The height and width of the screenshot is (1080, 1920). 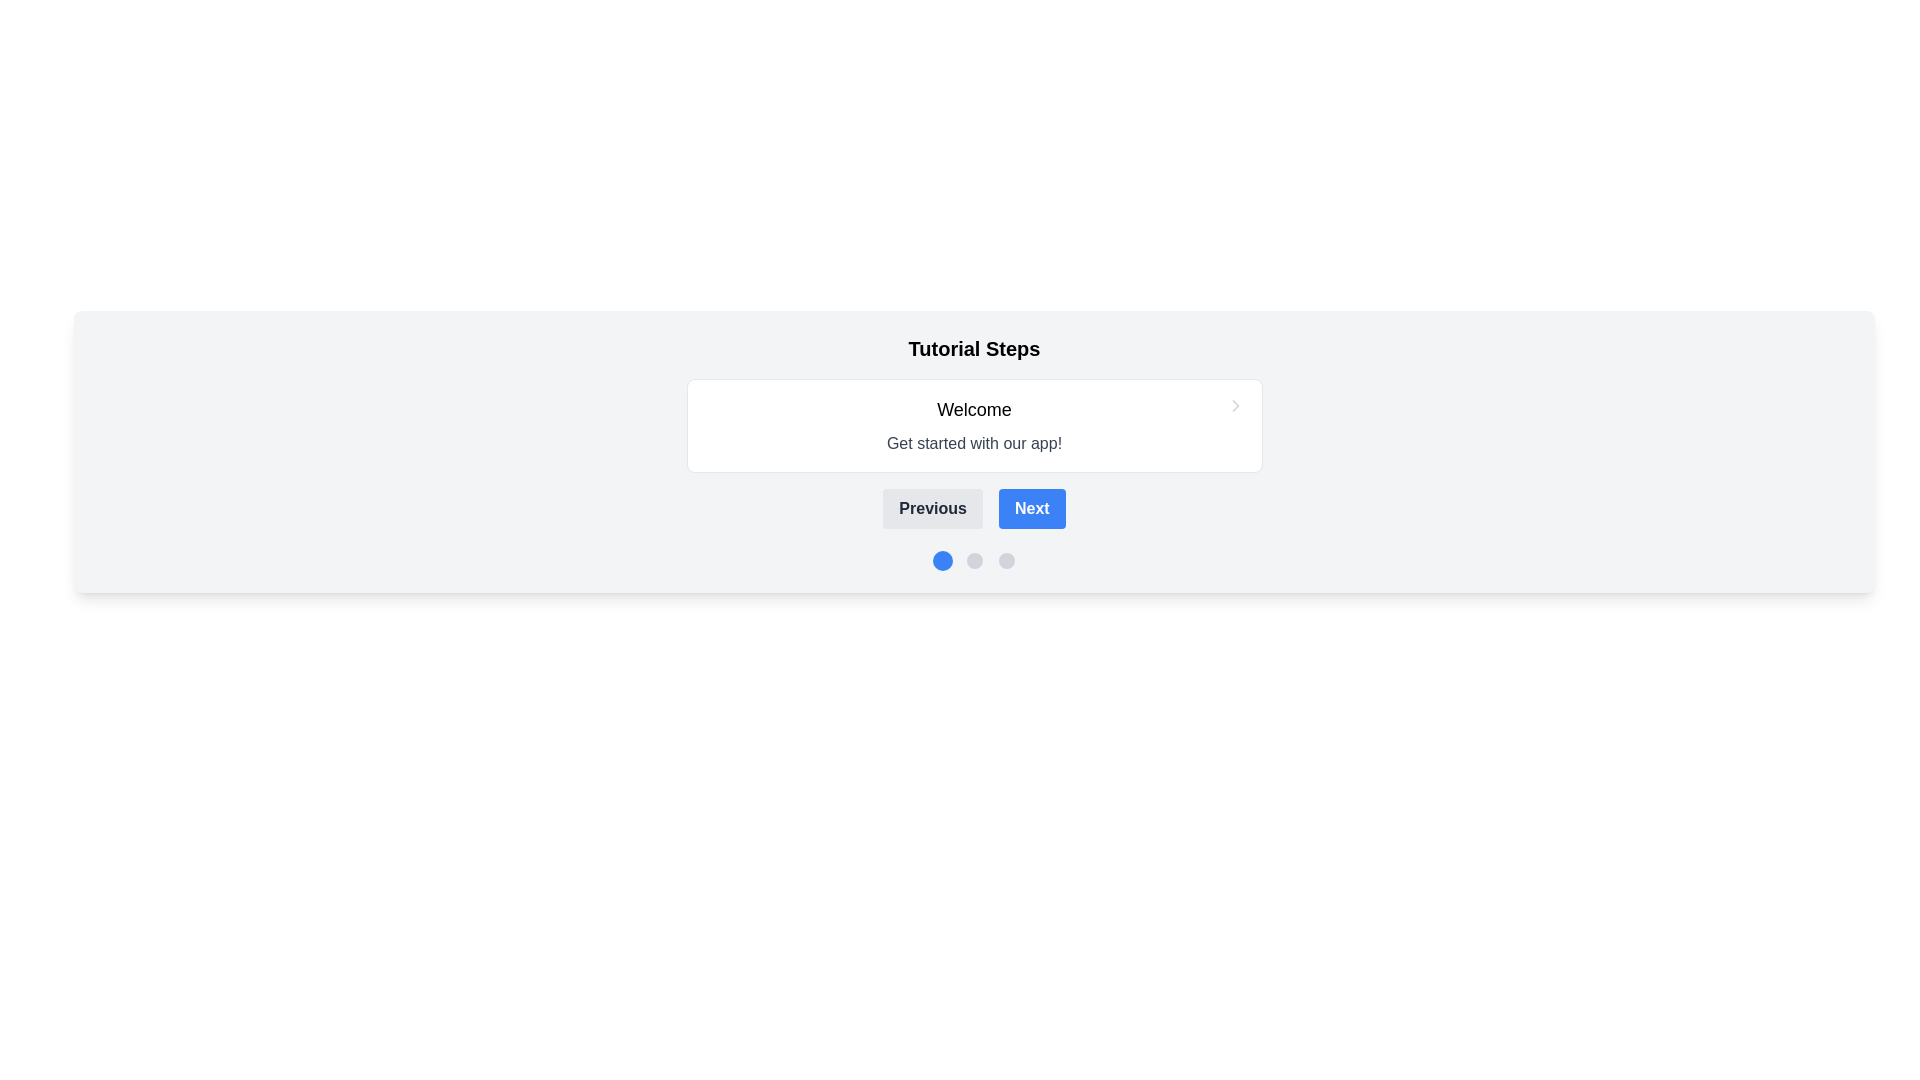 I want to click on the third circular Interactive Indicator dot located in the footer navigation, so click(x=1006, y=560).